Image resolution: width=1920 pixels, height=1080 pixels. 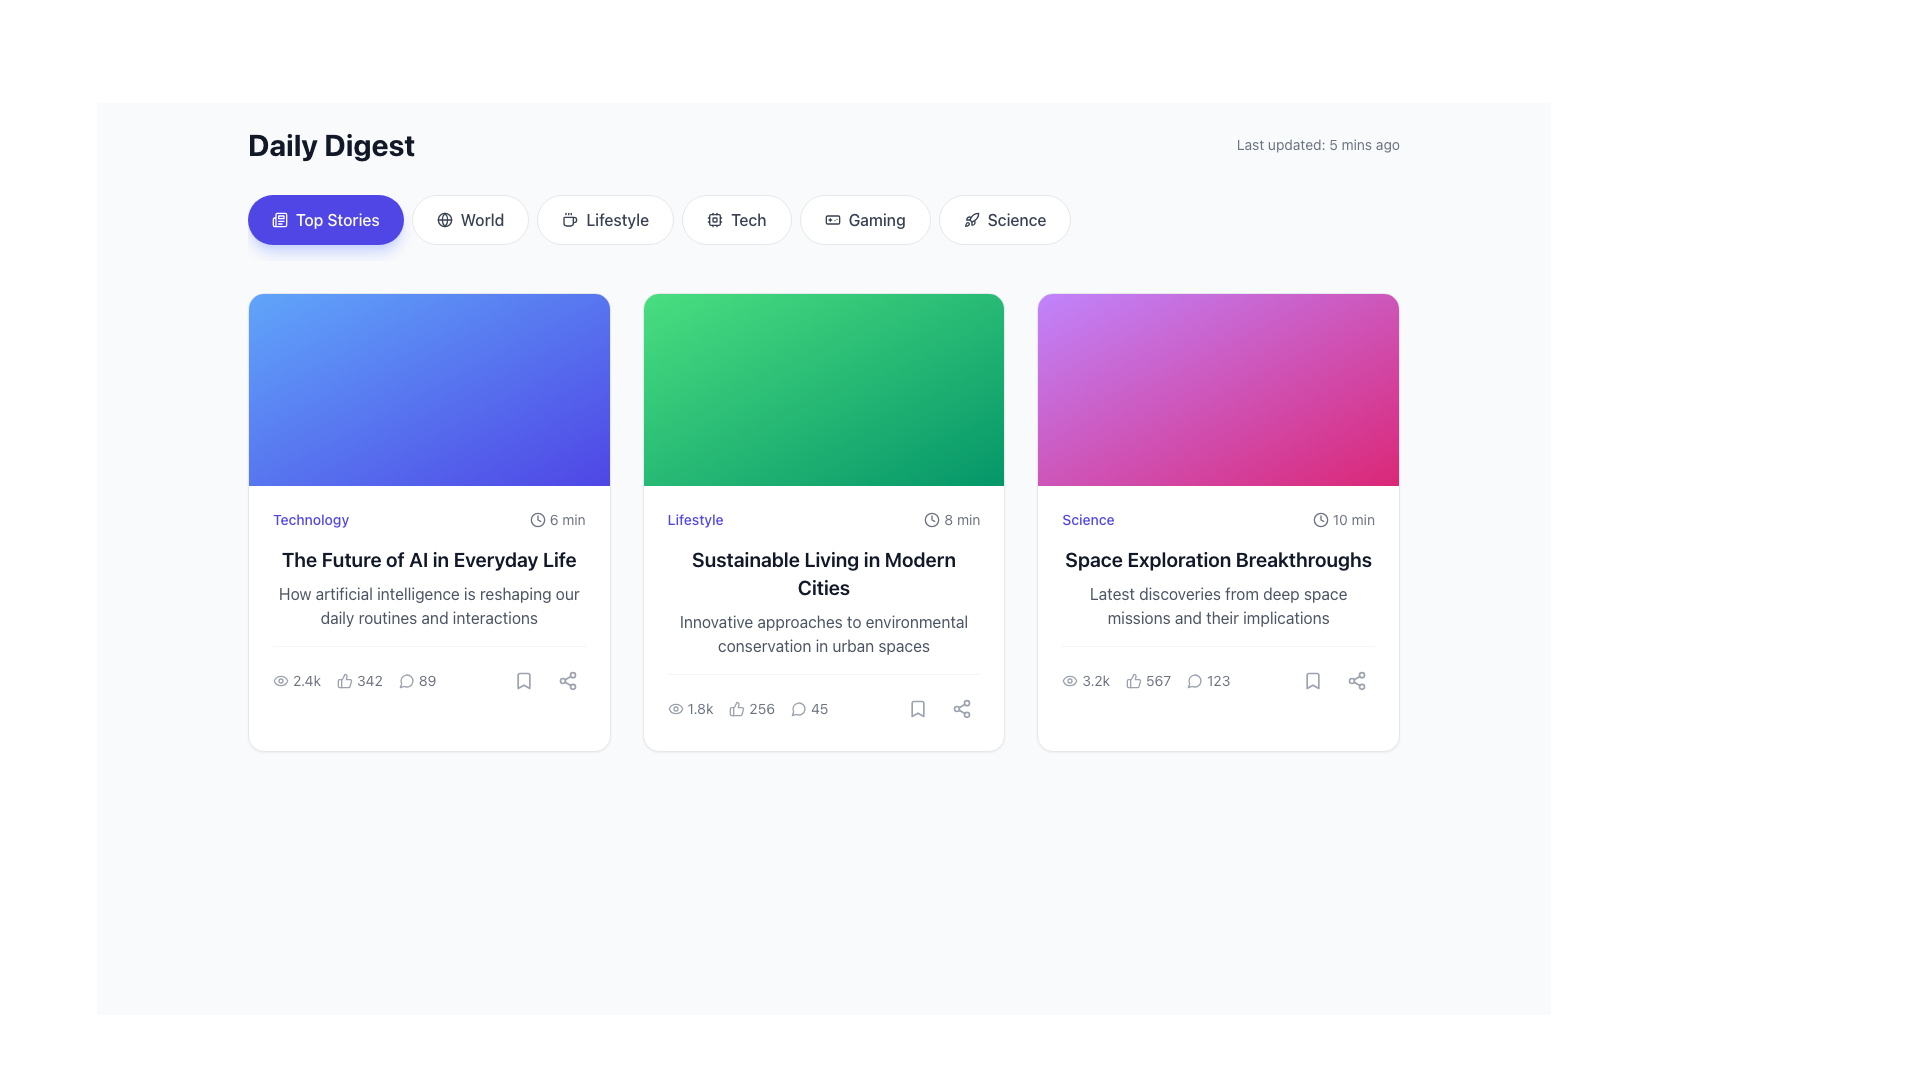 I want to click on the bookmarking button located at the bottom-right corner of the third card titled 'Space Exploration Breakthroughs' to bookmark the content, so click(x=1312, y=680).